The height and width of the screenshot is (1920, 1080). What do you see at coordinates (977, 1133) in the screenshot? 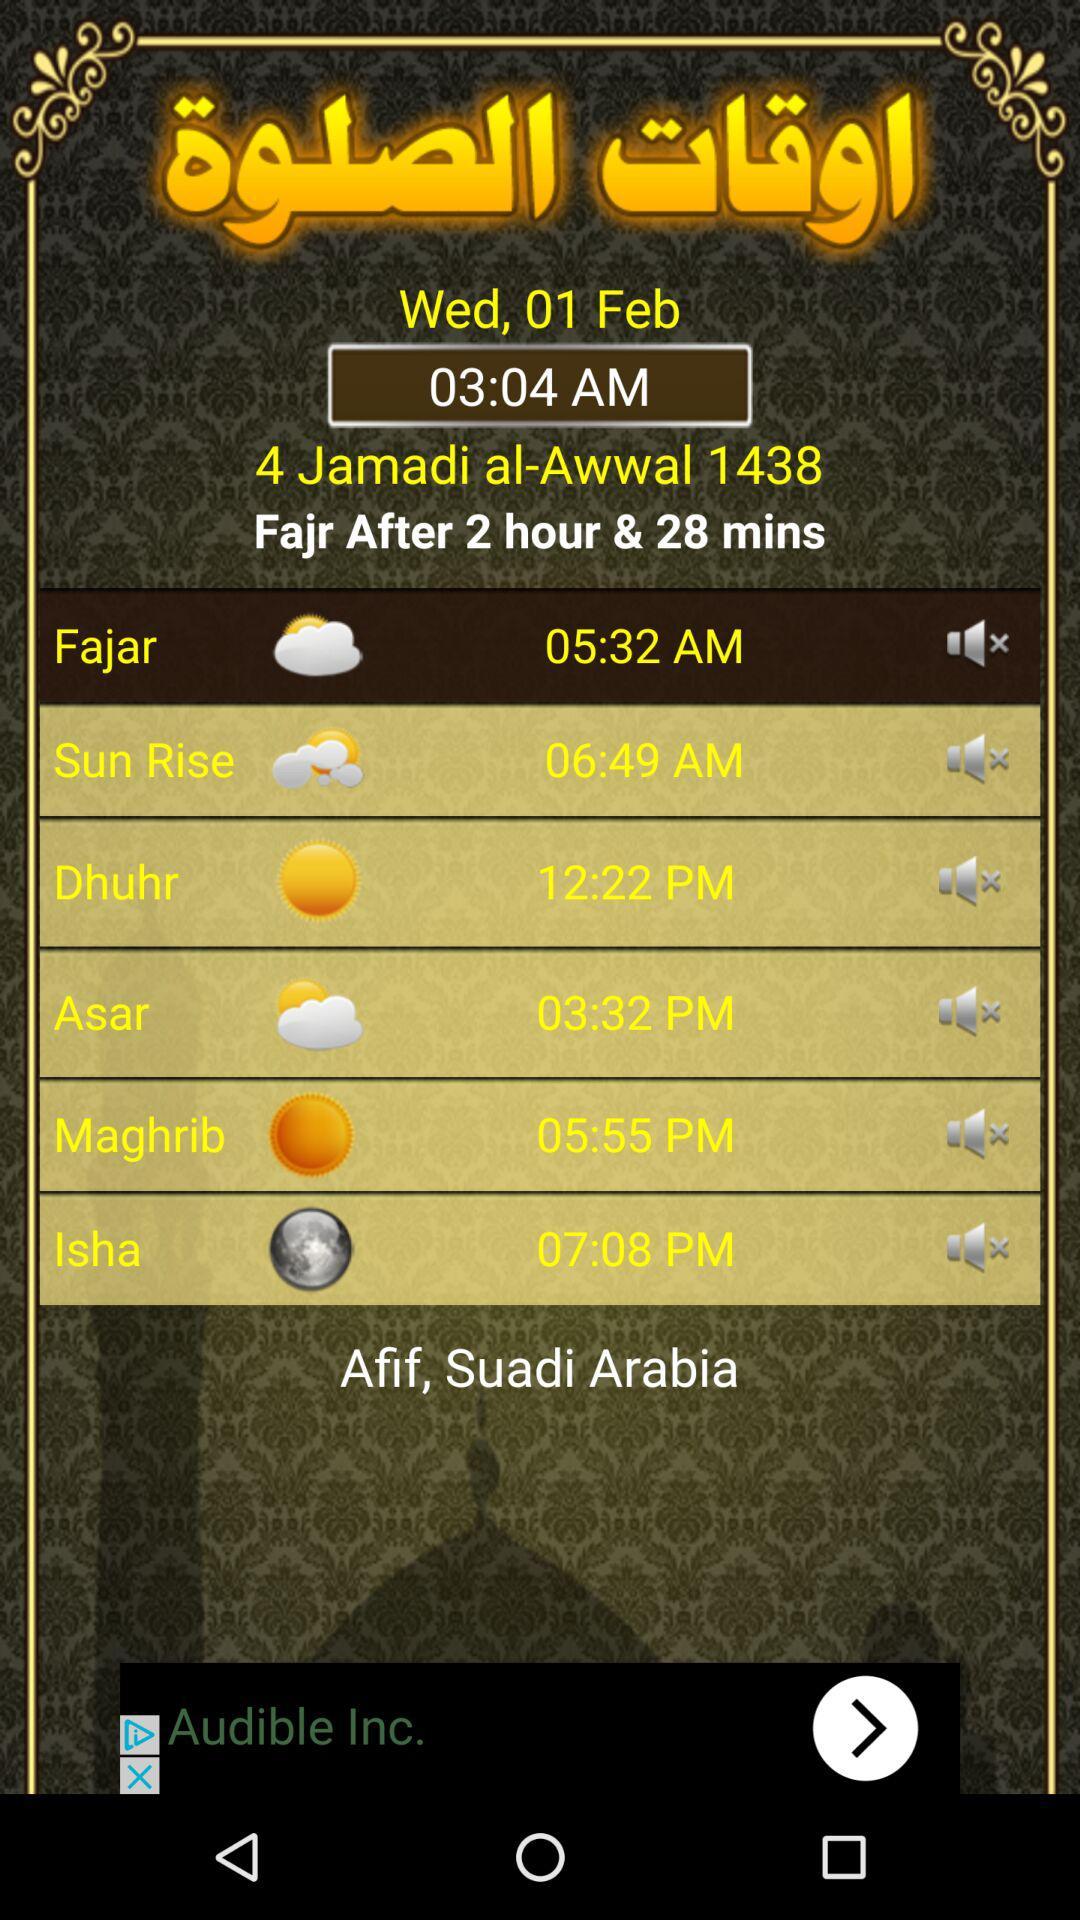
I see `namaz time annoncer` at bounding box center [977, 1133].